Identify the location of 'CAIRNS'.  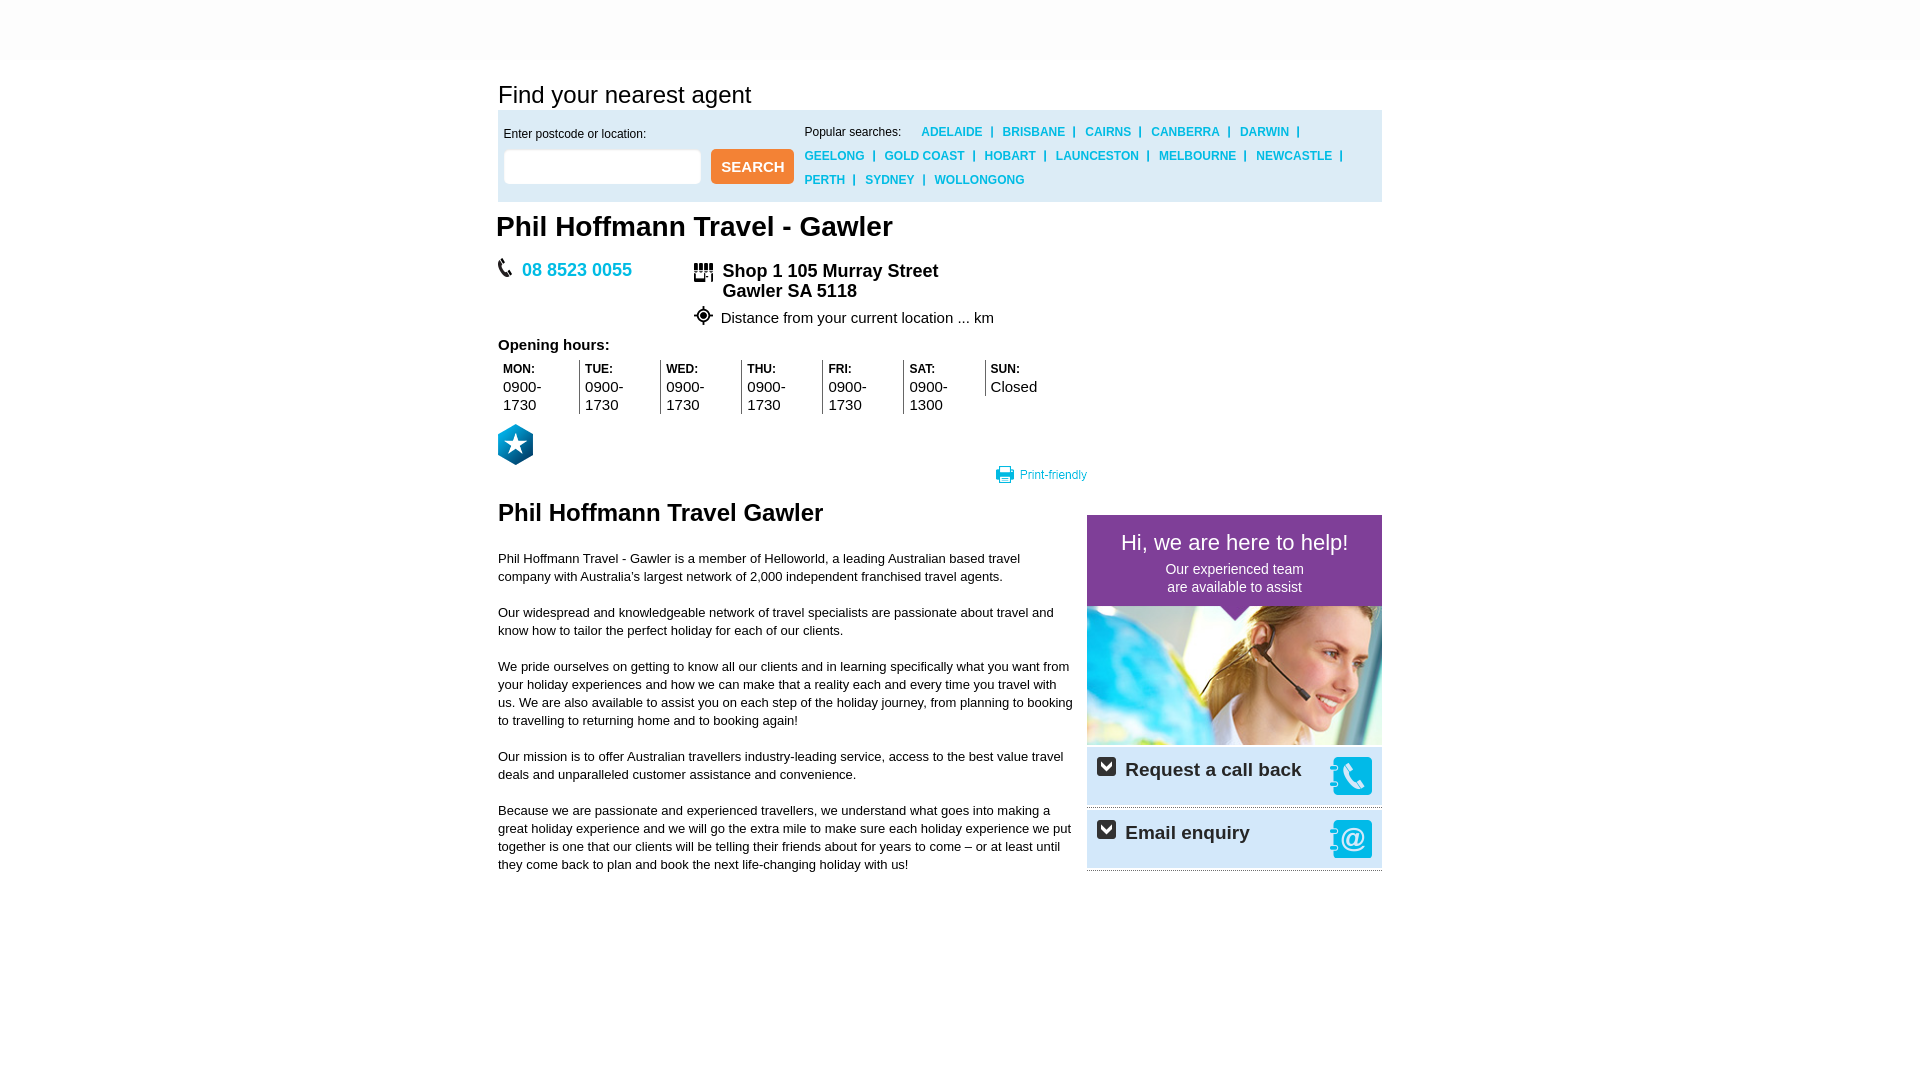
(1083, 131).